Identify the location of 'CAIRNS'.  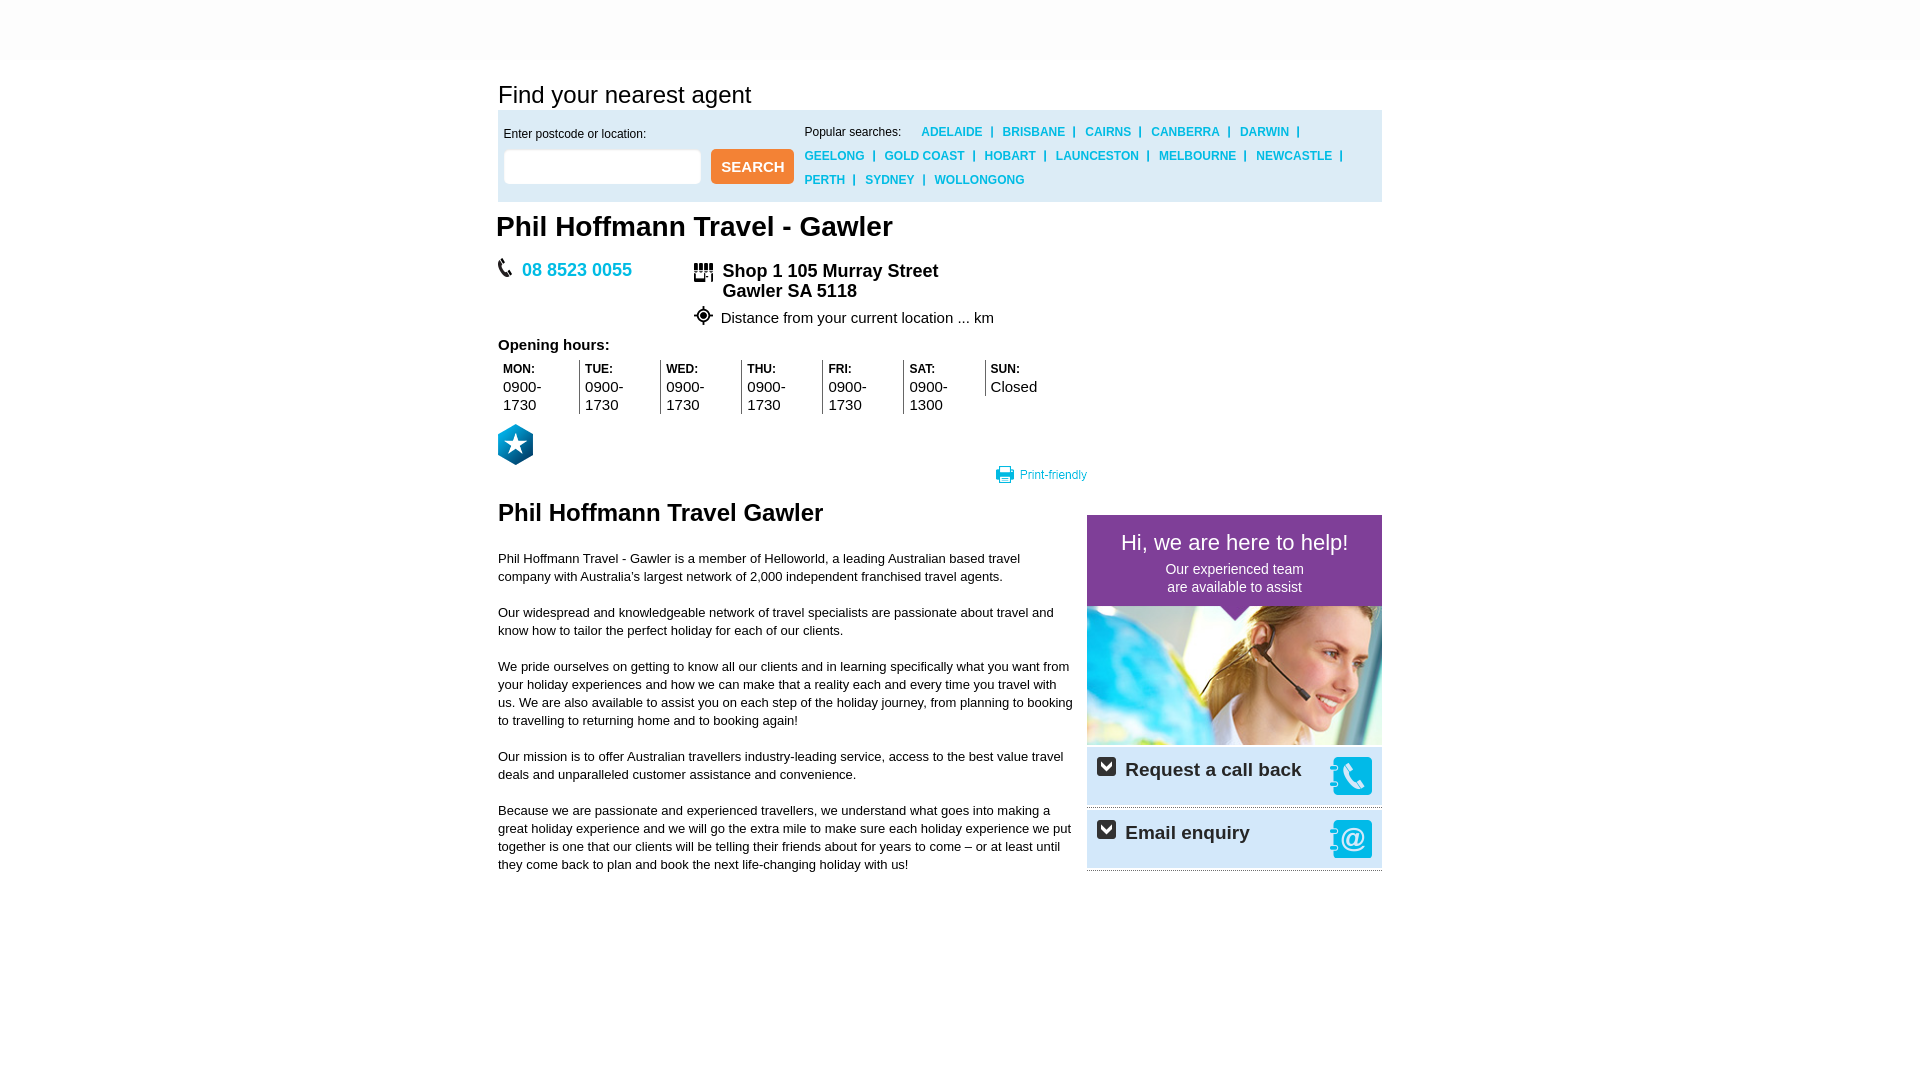
(1083, 131).